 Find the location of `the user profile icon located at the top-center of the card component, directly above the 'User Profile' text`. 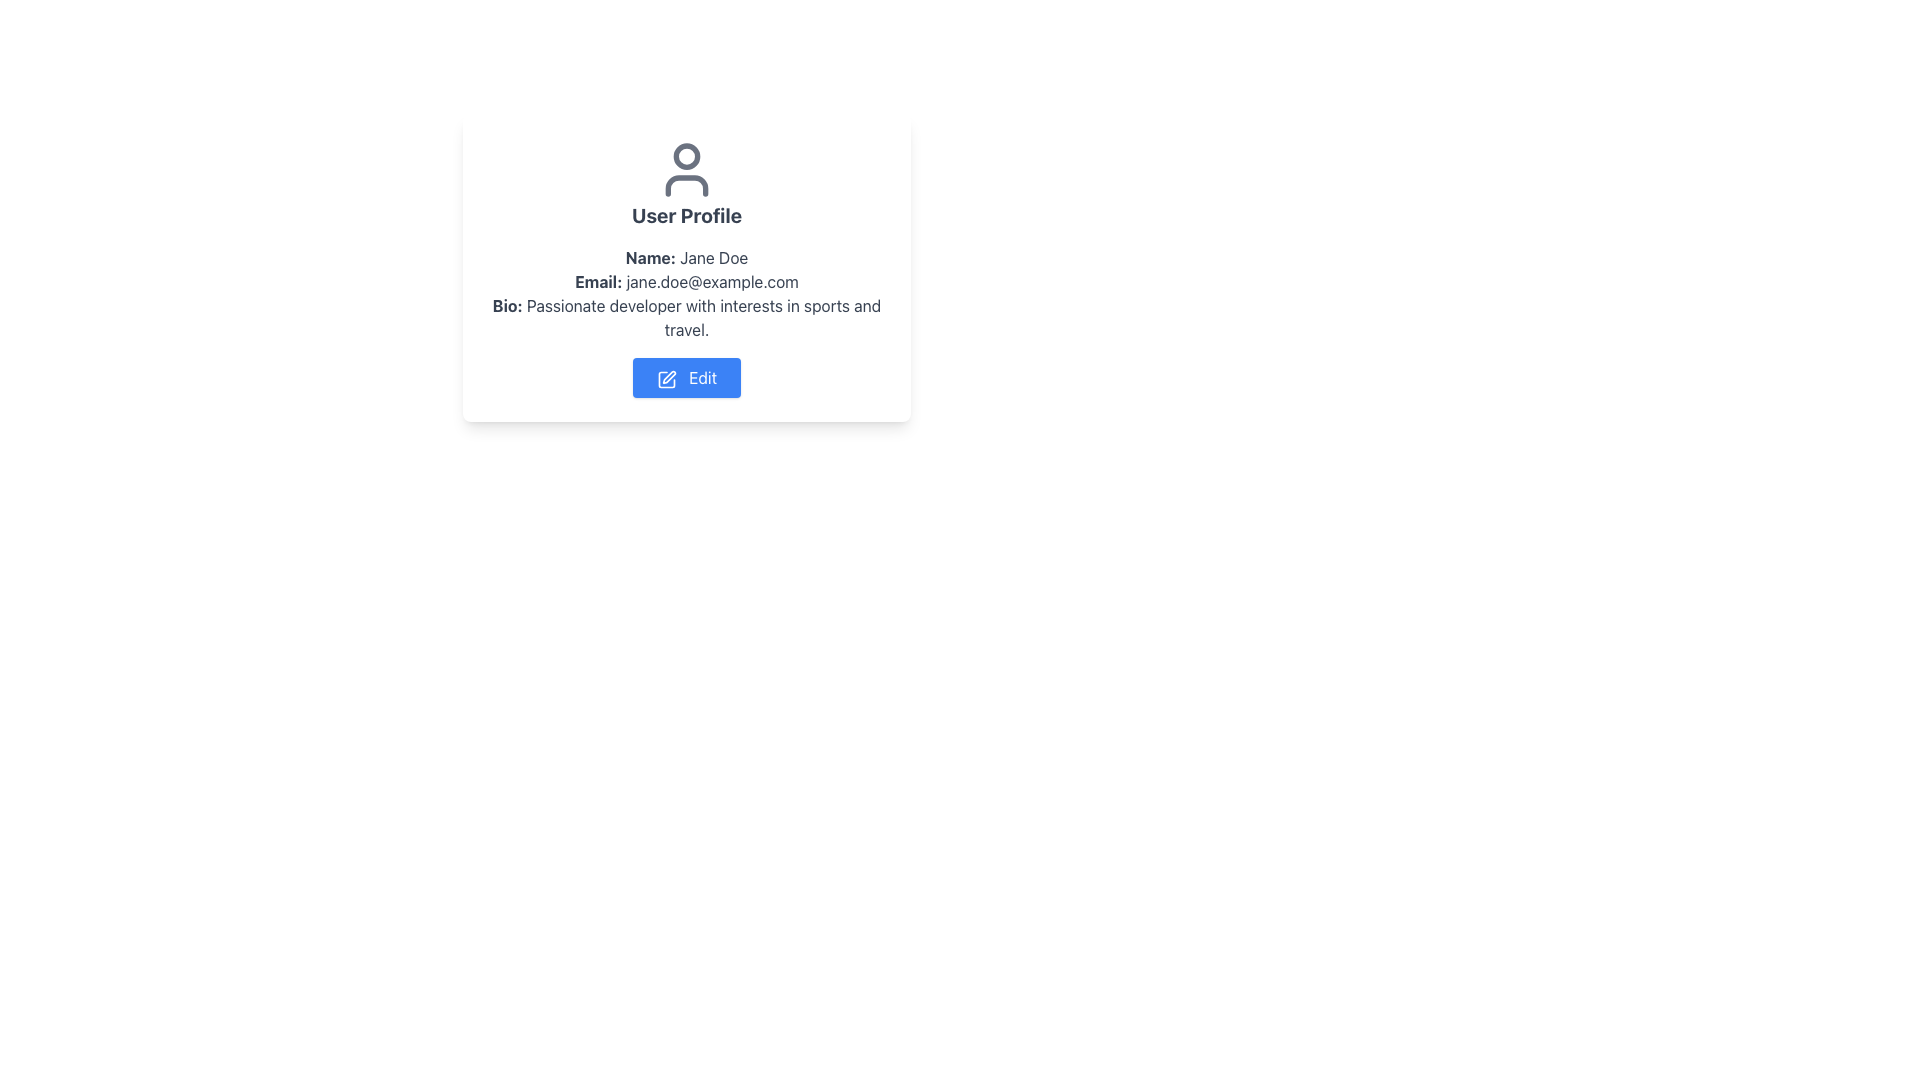

the user profile icon located at the top-center of the card component, directly above the 'User Profile' text is located at coordinates (686, 168).